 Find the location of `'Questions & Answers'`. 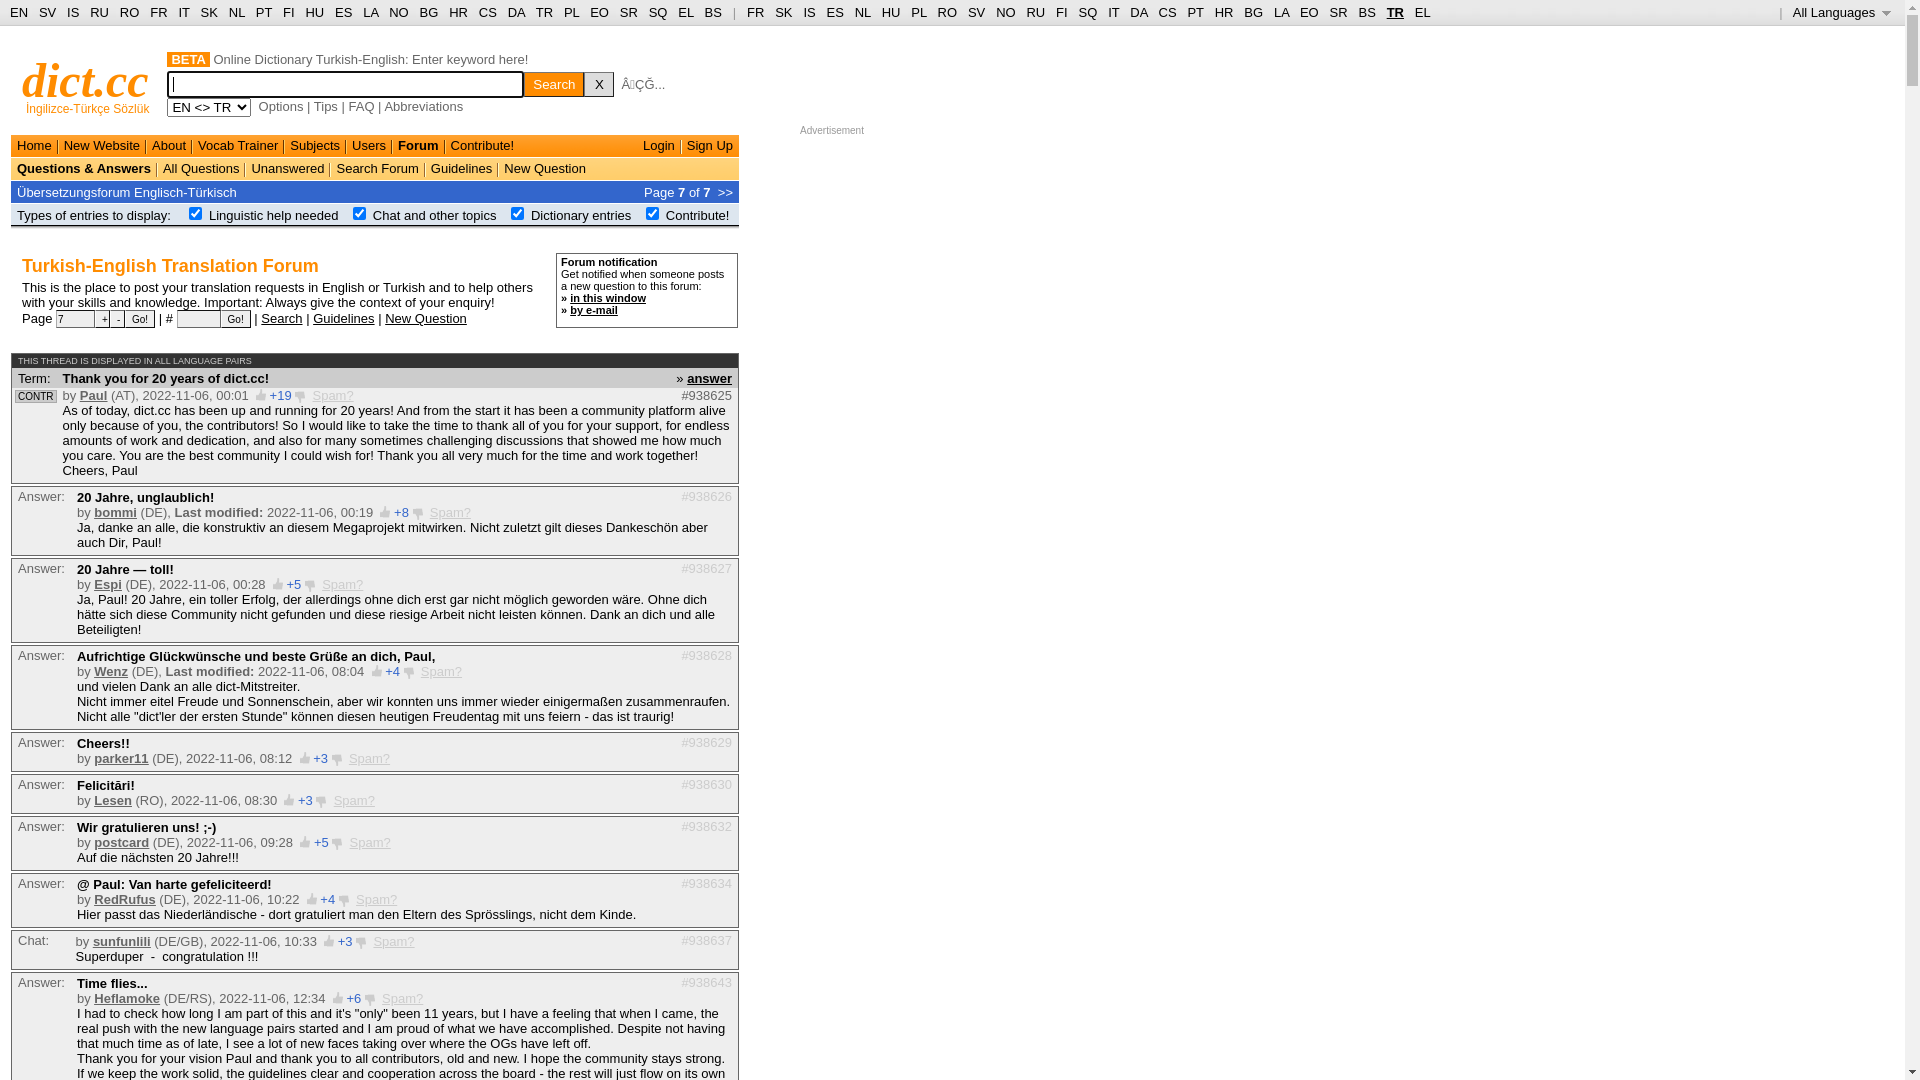

'Questions & Answers' is located at coordinates (82, 167).